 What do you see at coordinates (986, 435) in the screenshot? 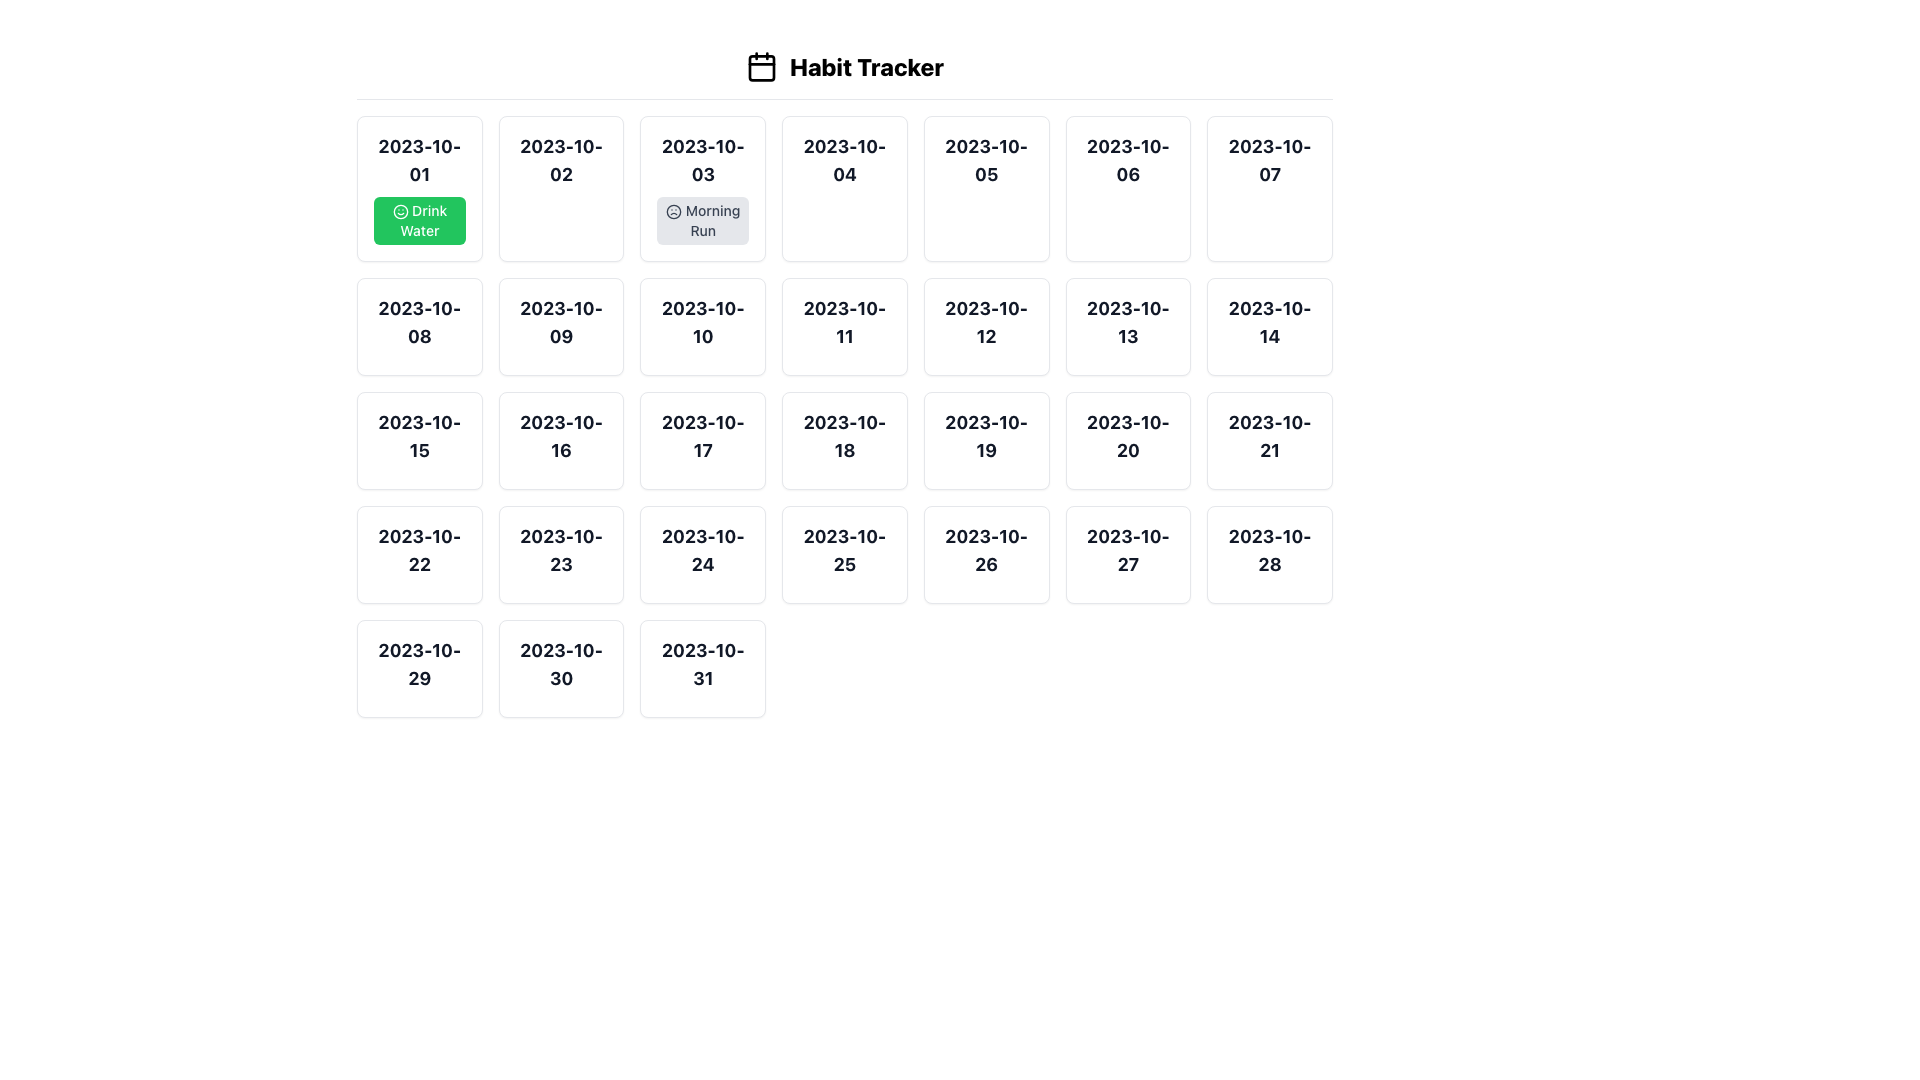
I see `the displayed static text element showing the date '2023-10-19' in bold, large font size within a calendar layout` at bounding box center [986, 435].